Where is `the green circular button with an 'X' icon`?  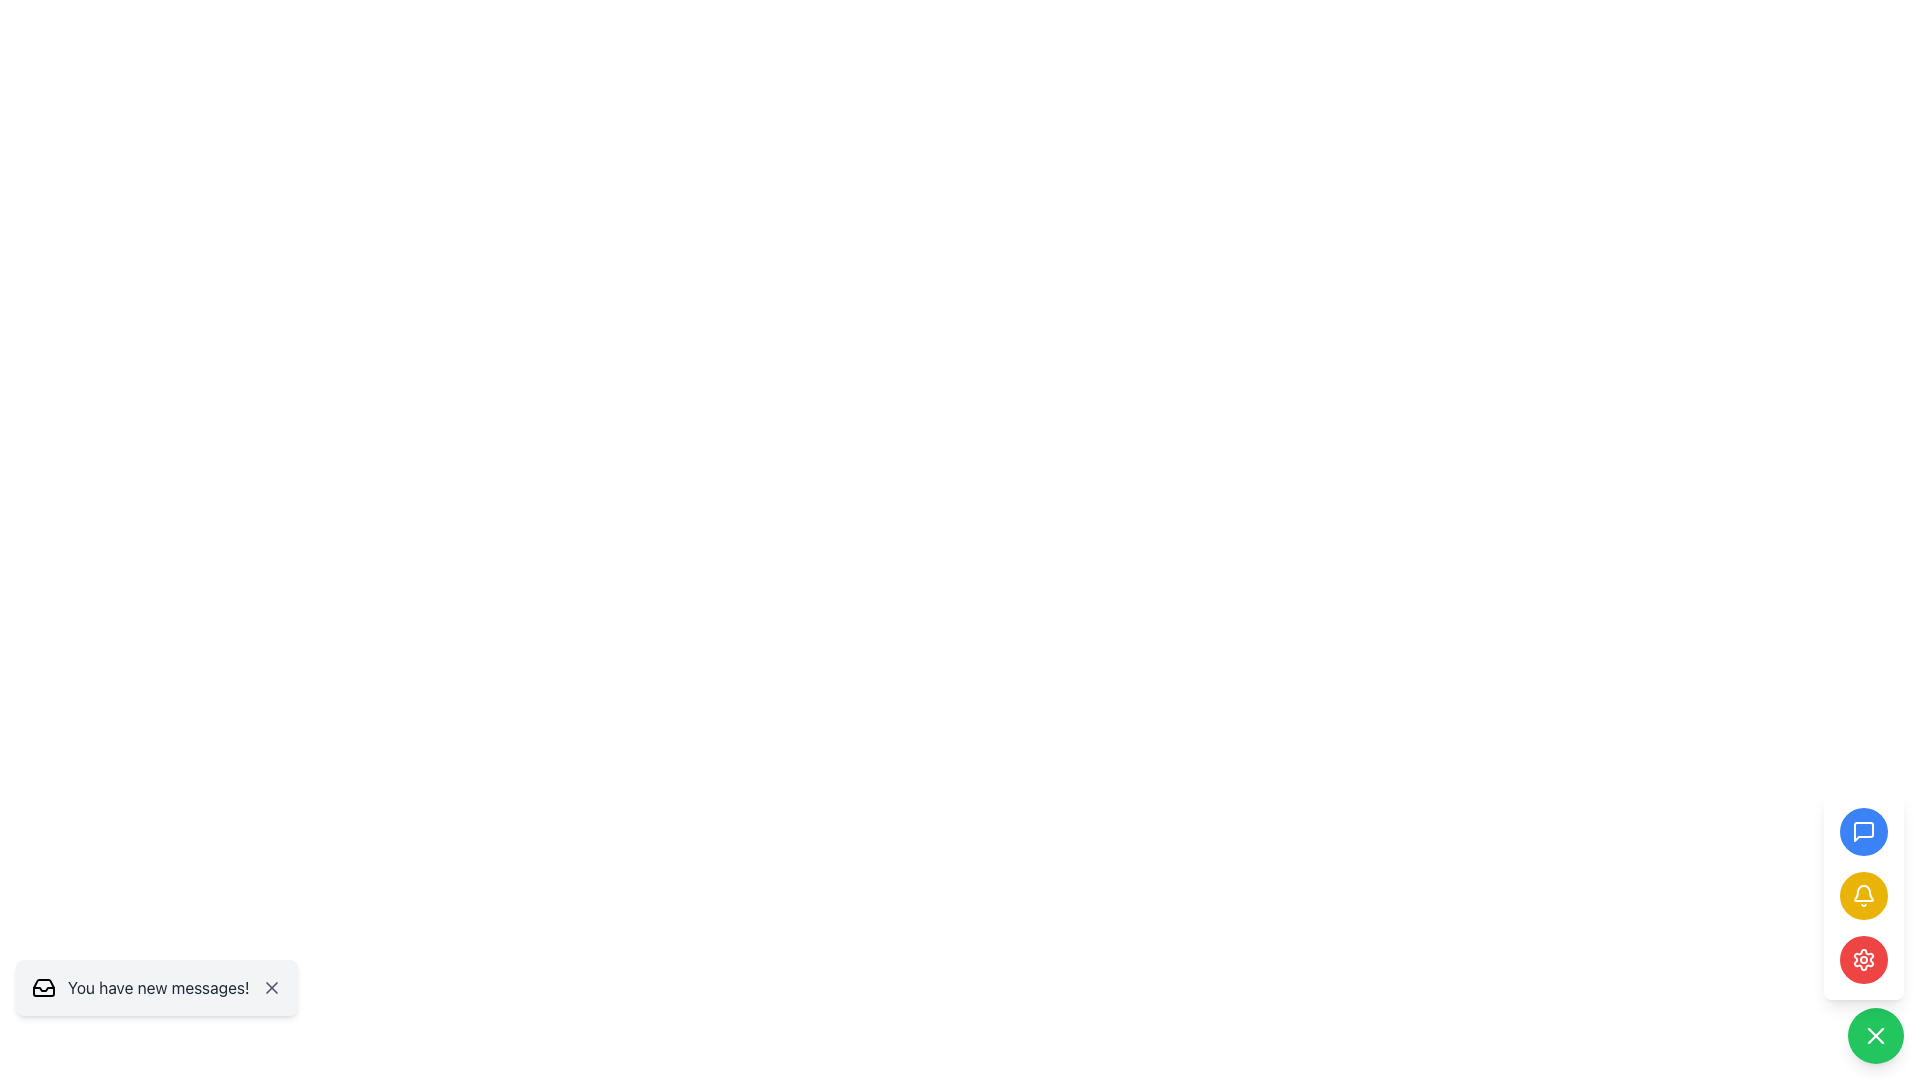
the green circular button with an 'X' icon is located at coordinates (1875, 1035).